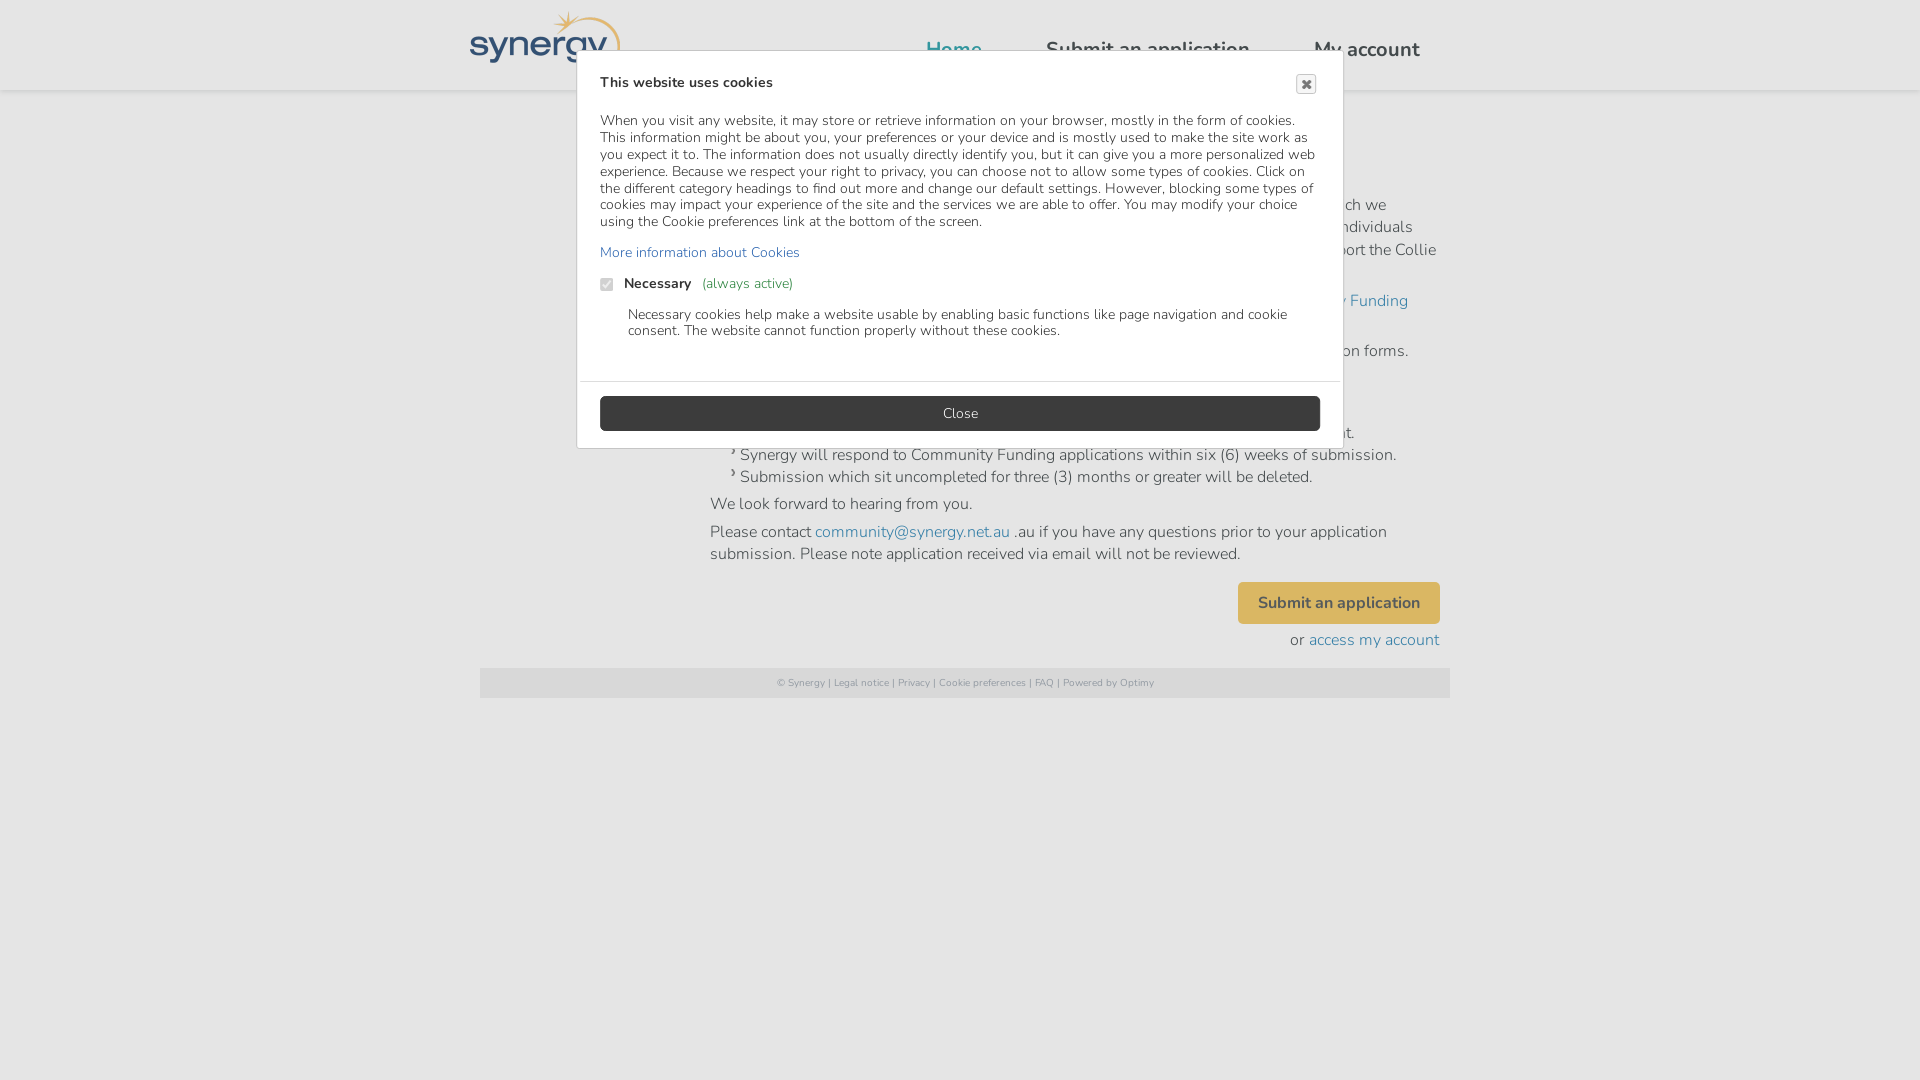 The image size is (1920, 1080). Describe the element at coordinates (953, 49) in the screenshot. I see `'Home'` at that location.